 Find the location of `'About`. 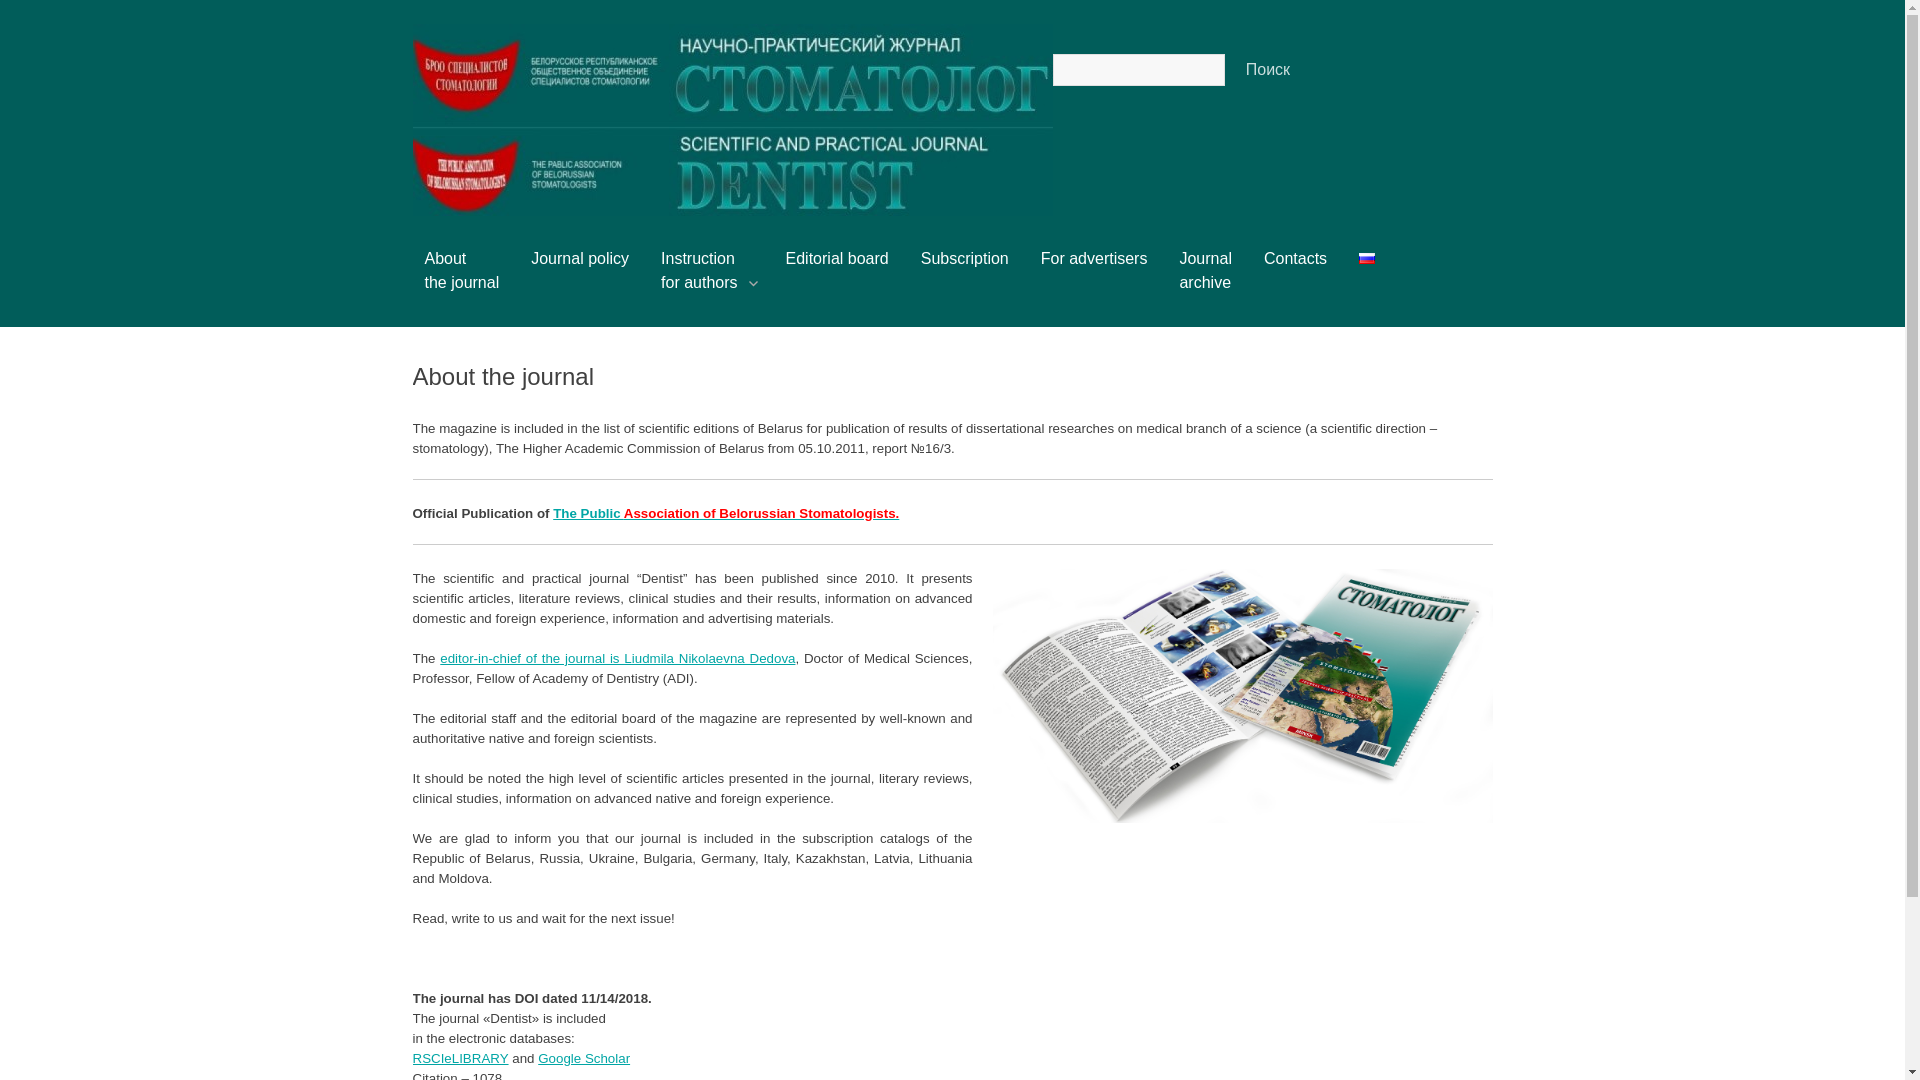

'About is located at coordinates (460, 278).